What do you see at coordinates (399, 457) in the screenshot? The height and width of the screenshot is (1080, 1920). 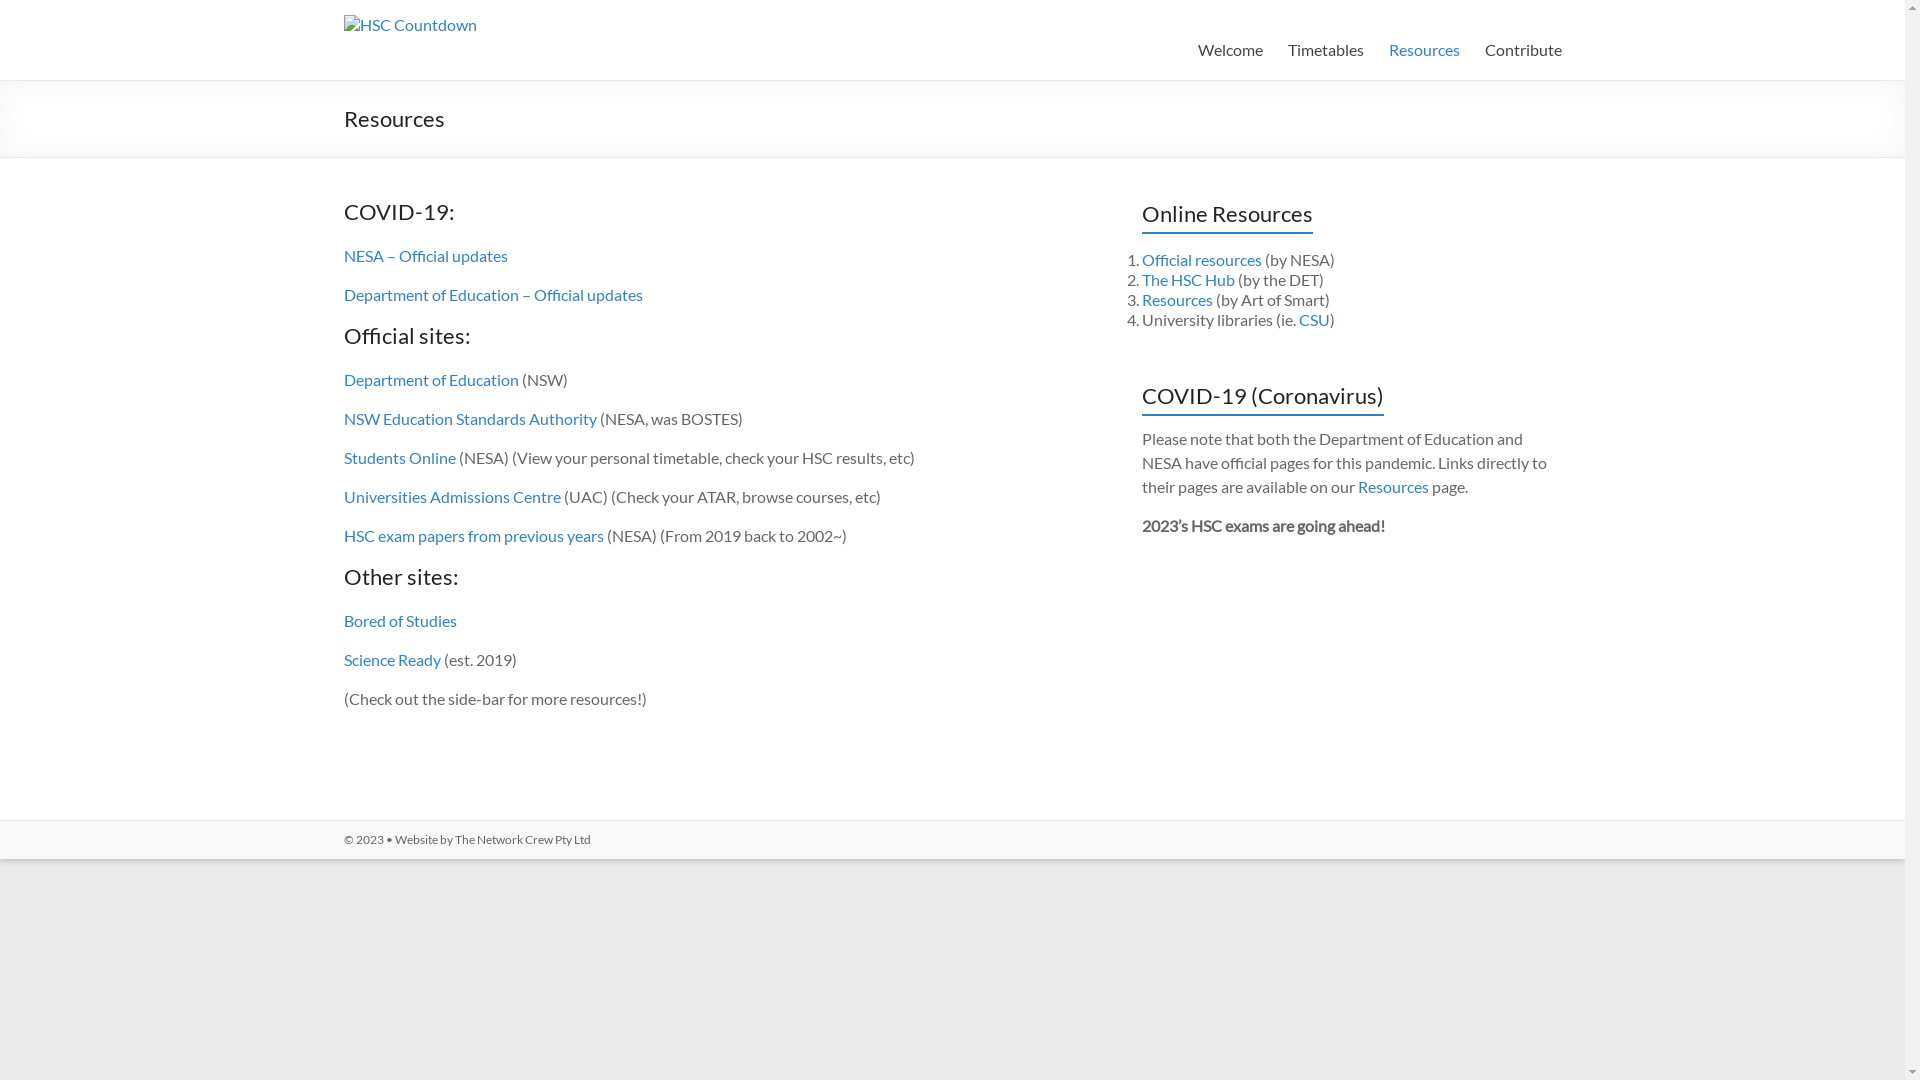 I see `'Students Online'` at bounding box center [399, 457].